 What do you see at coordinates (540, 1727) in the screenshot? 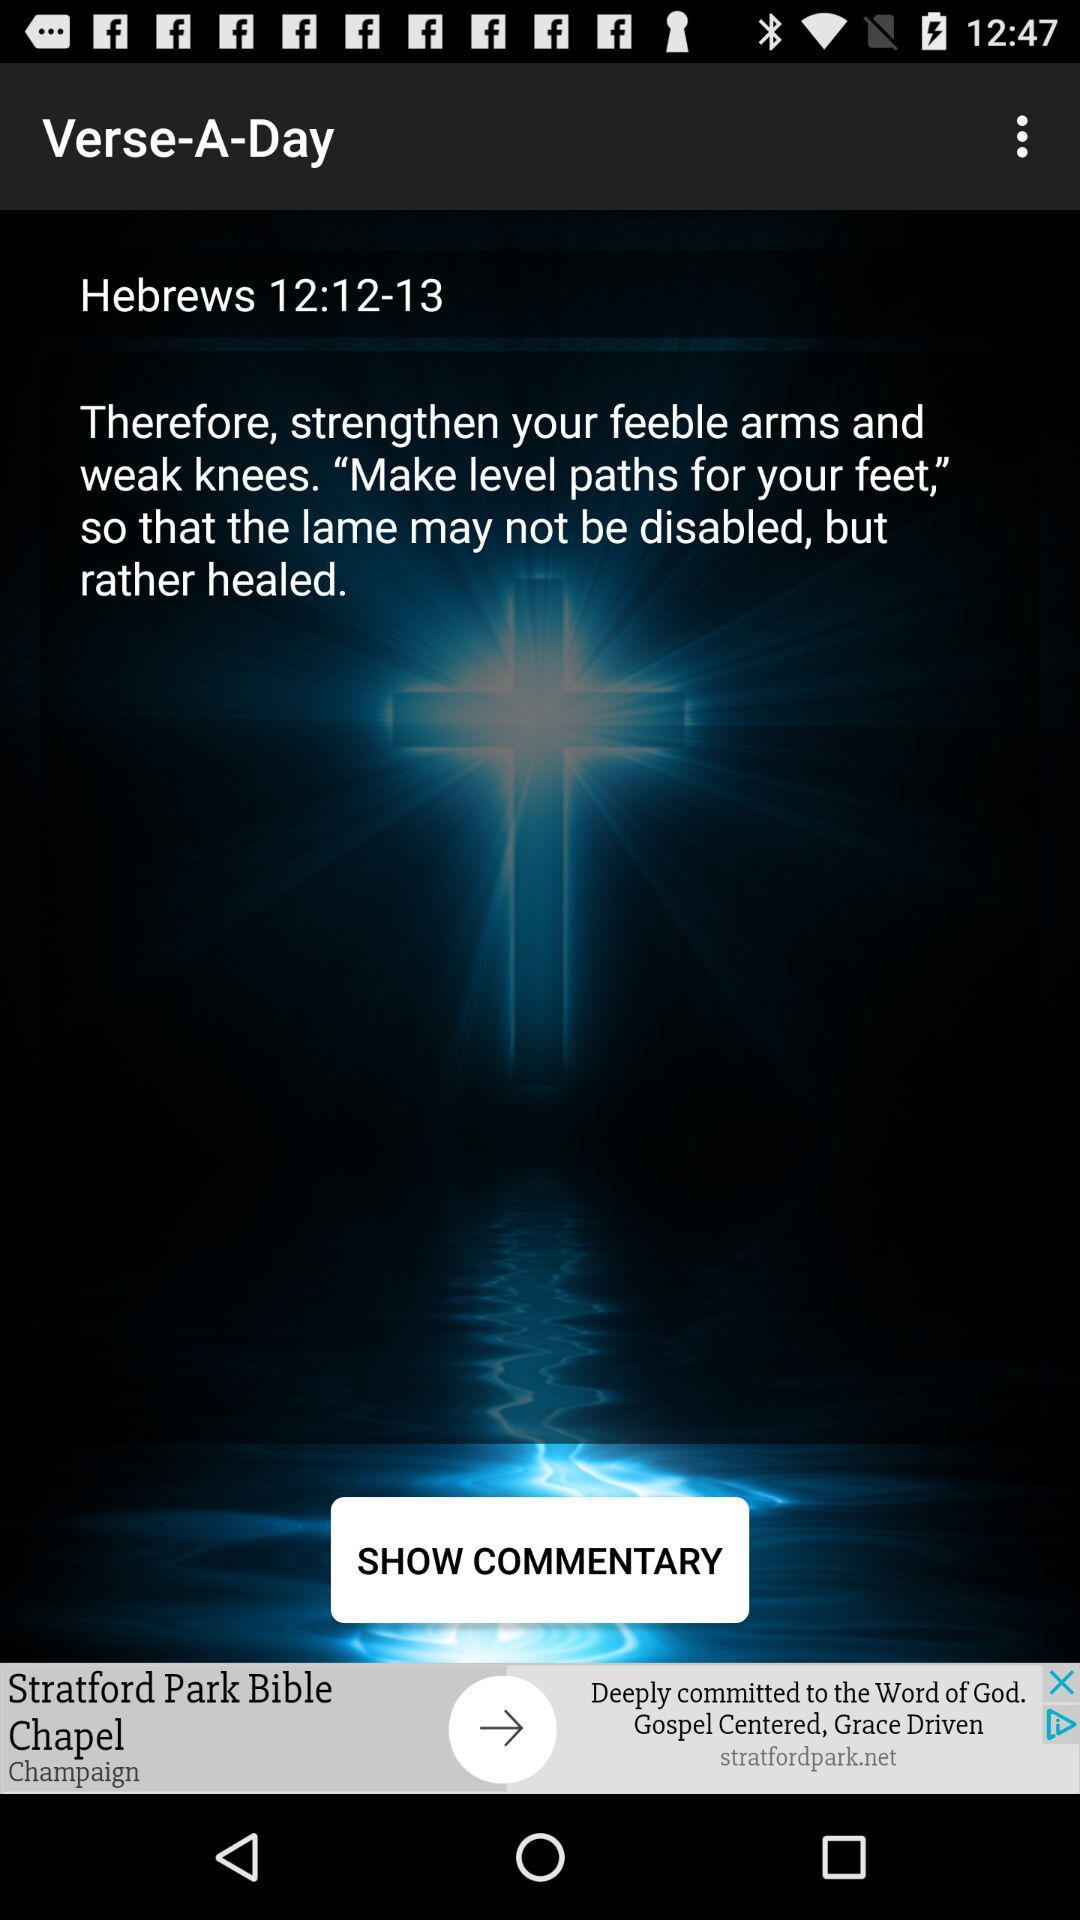
I see `clickable advertisement` at bounding box center [540, 1727].